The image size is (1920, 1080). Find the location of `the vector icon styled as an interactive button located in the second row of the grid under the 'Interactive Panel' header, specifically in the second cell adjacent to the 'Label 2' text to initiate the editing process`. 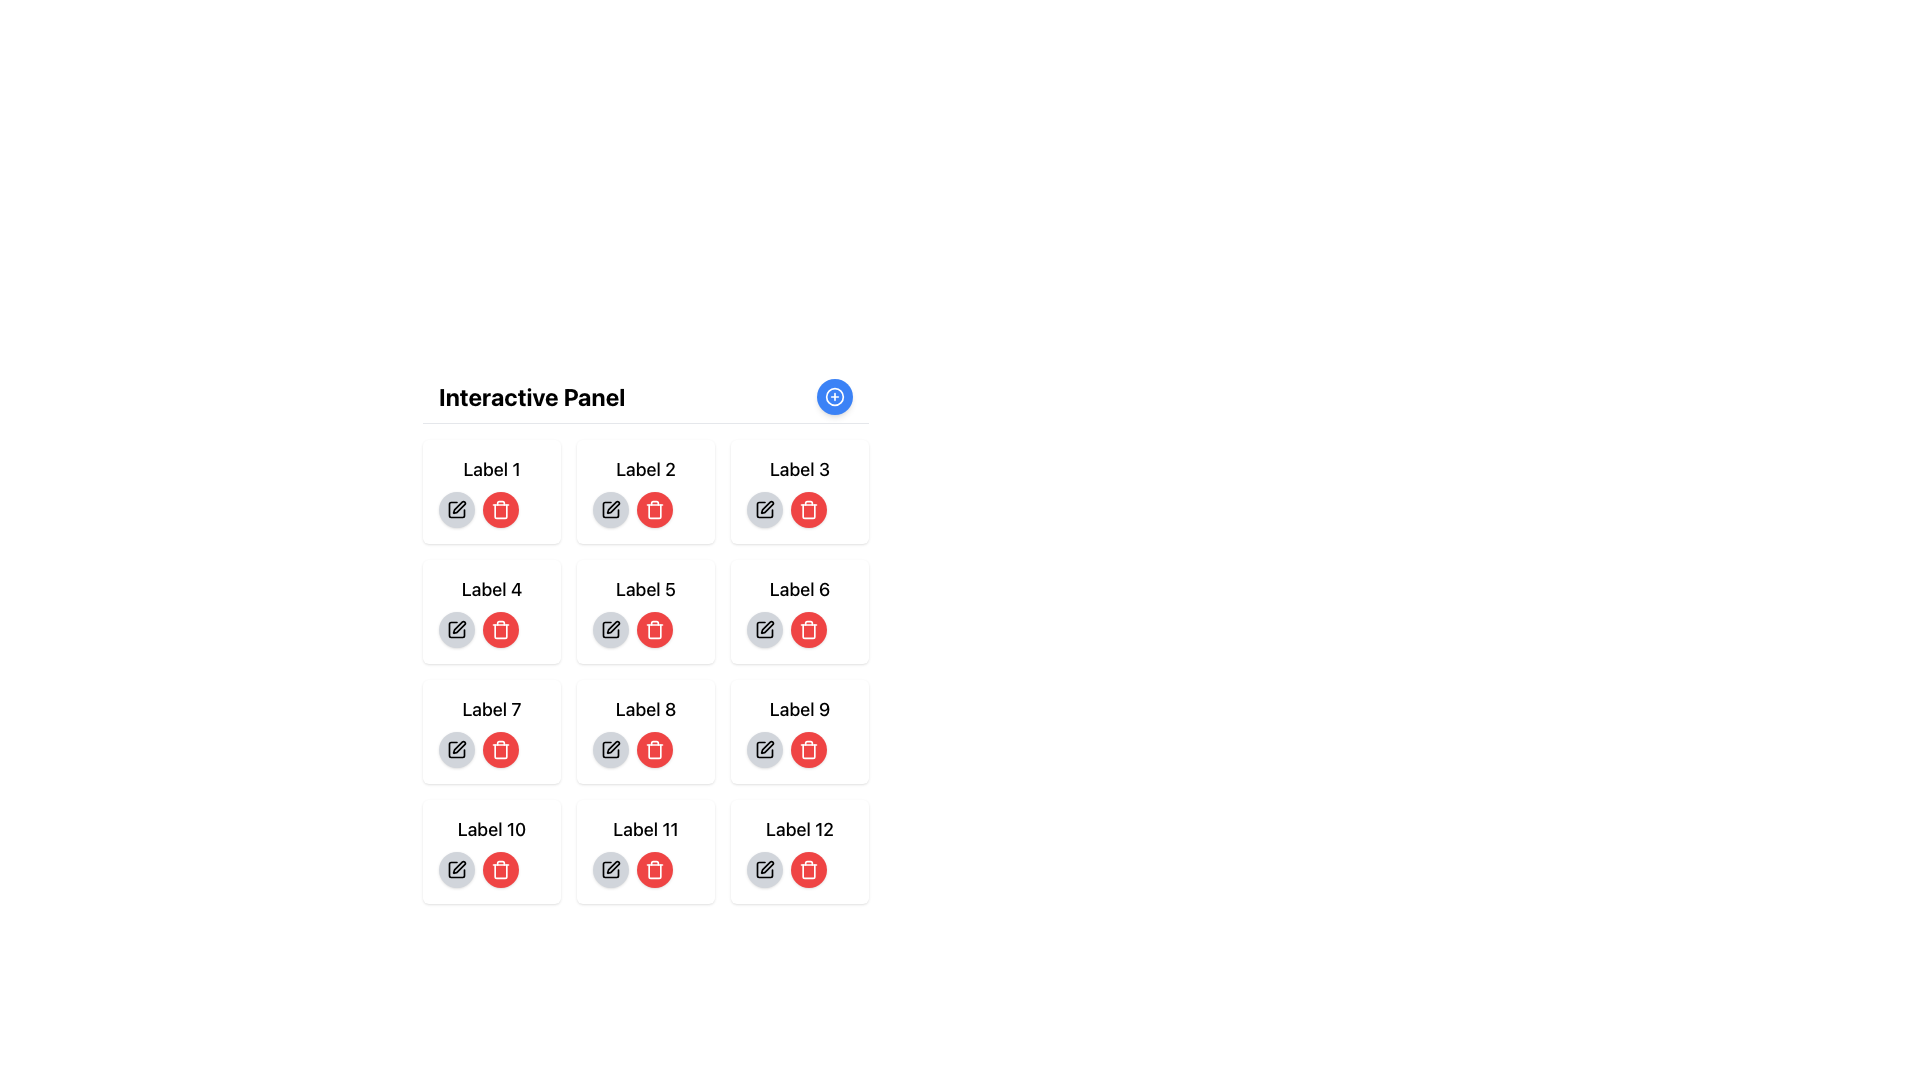

the vector icon styled as an interactive button located in the second row of the grid under the 'Interactive Panel' header, specifically in the second cell adjacent to the 'Label 2' text to initiate the editing process is located at coordinates (609, 508).